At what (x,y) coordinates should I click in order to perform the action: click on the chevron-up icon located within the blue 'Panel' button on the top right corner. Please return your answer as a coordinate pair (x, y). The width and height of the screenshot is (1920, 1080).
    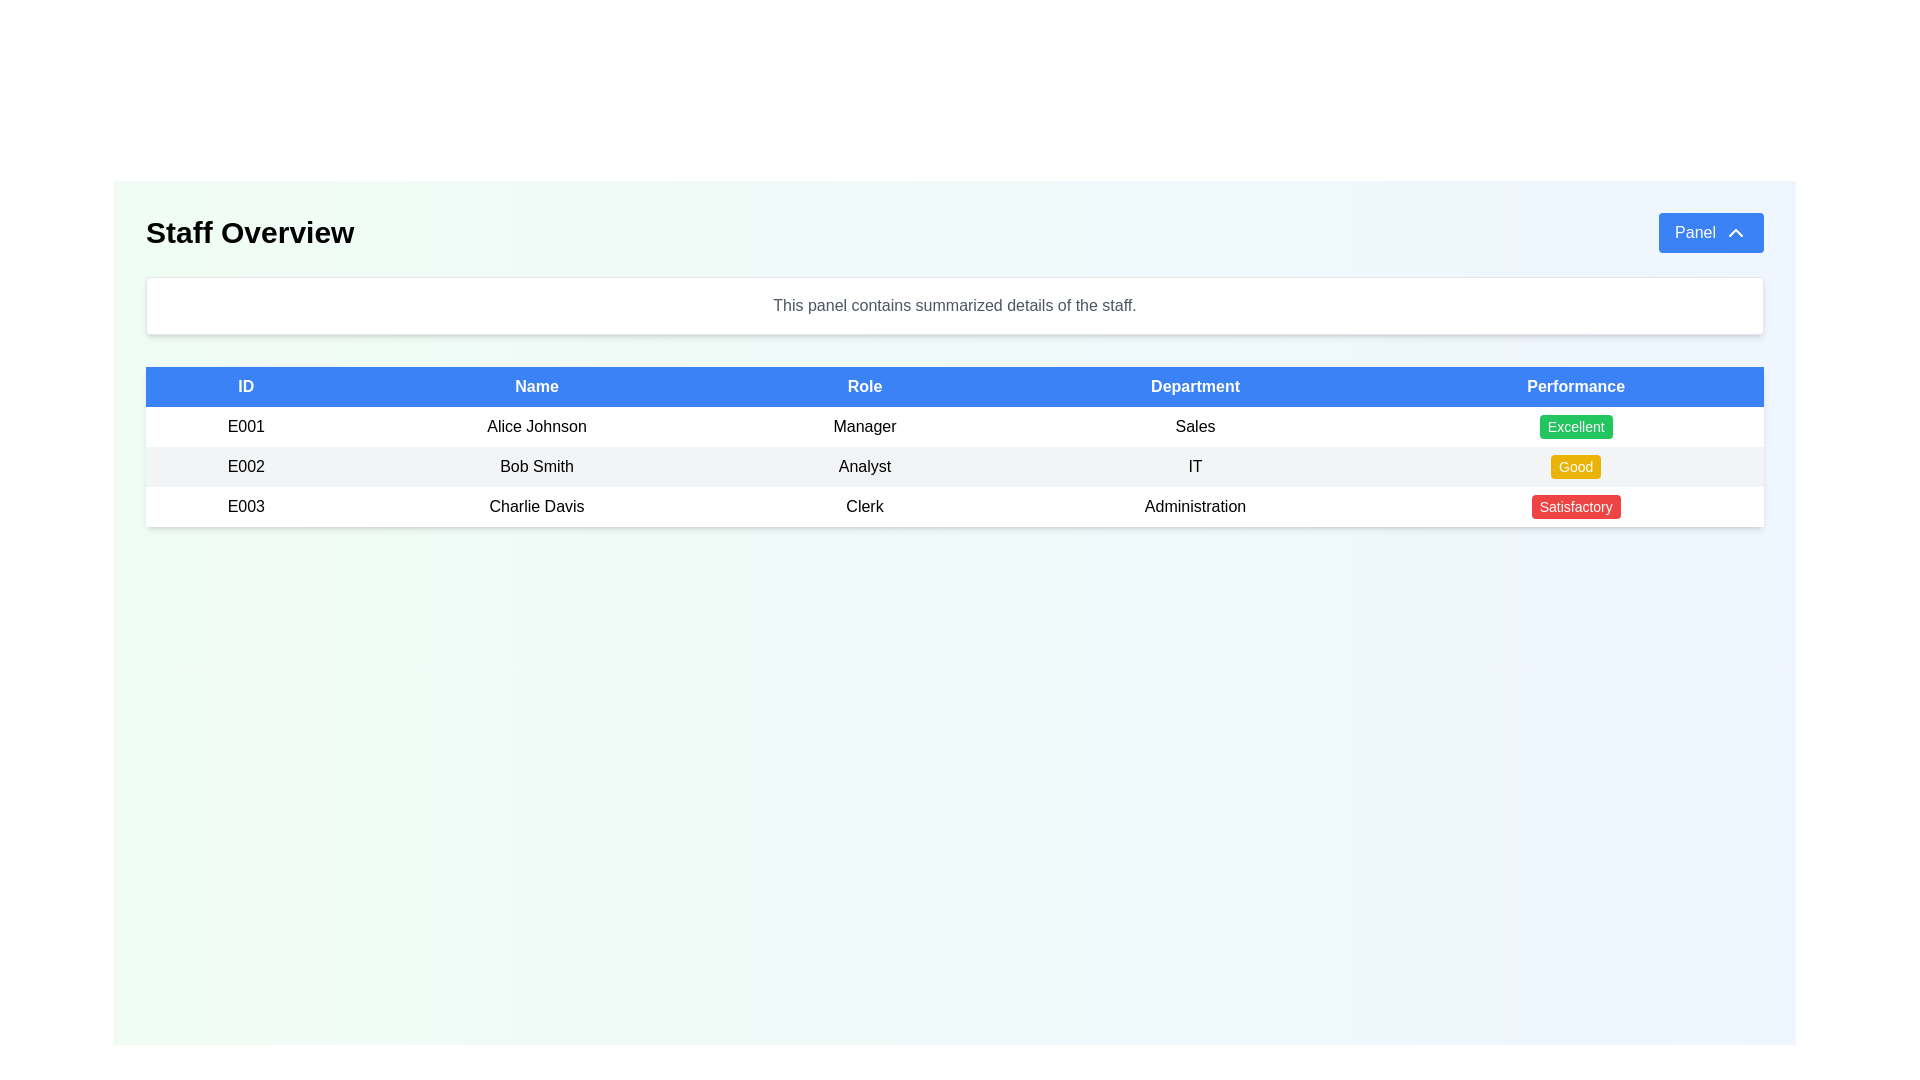
    Looking at the image, I should click on (1735, 231).